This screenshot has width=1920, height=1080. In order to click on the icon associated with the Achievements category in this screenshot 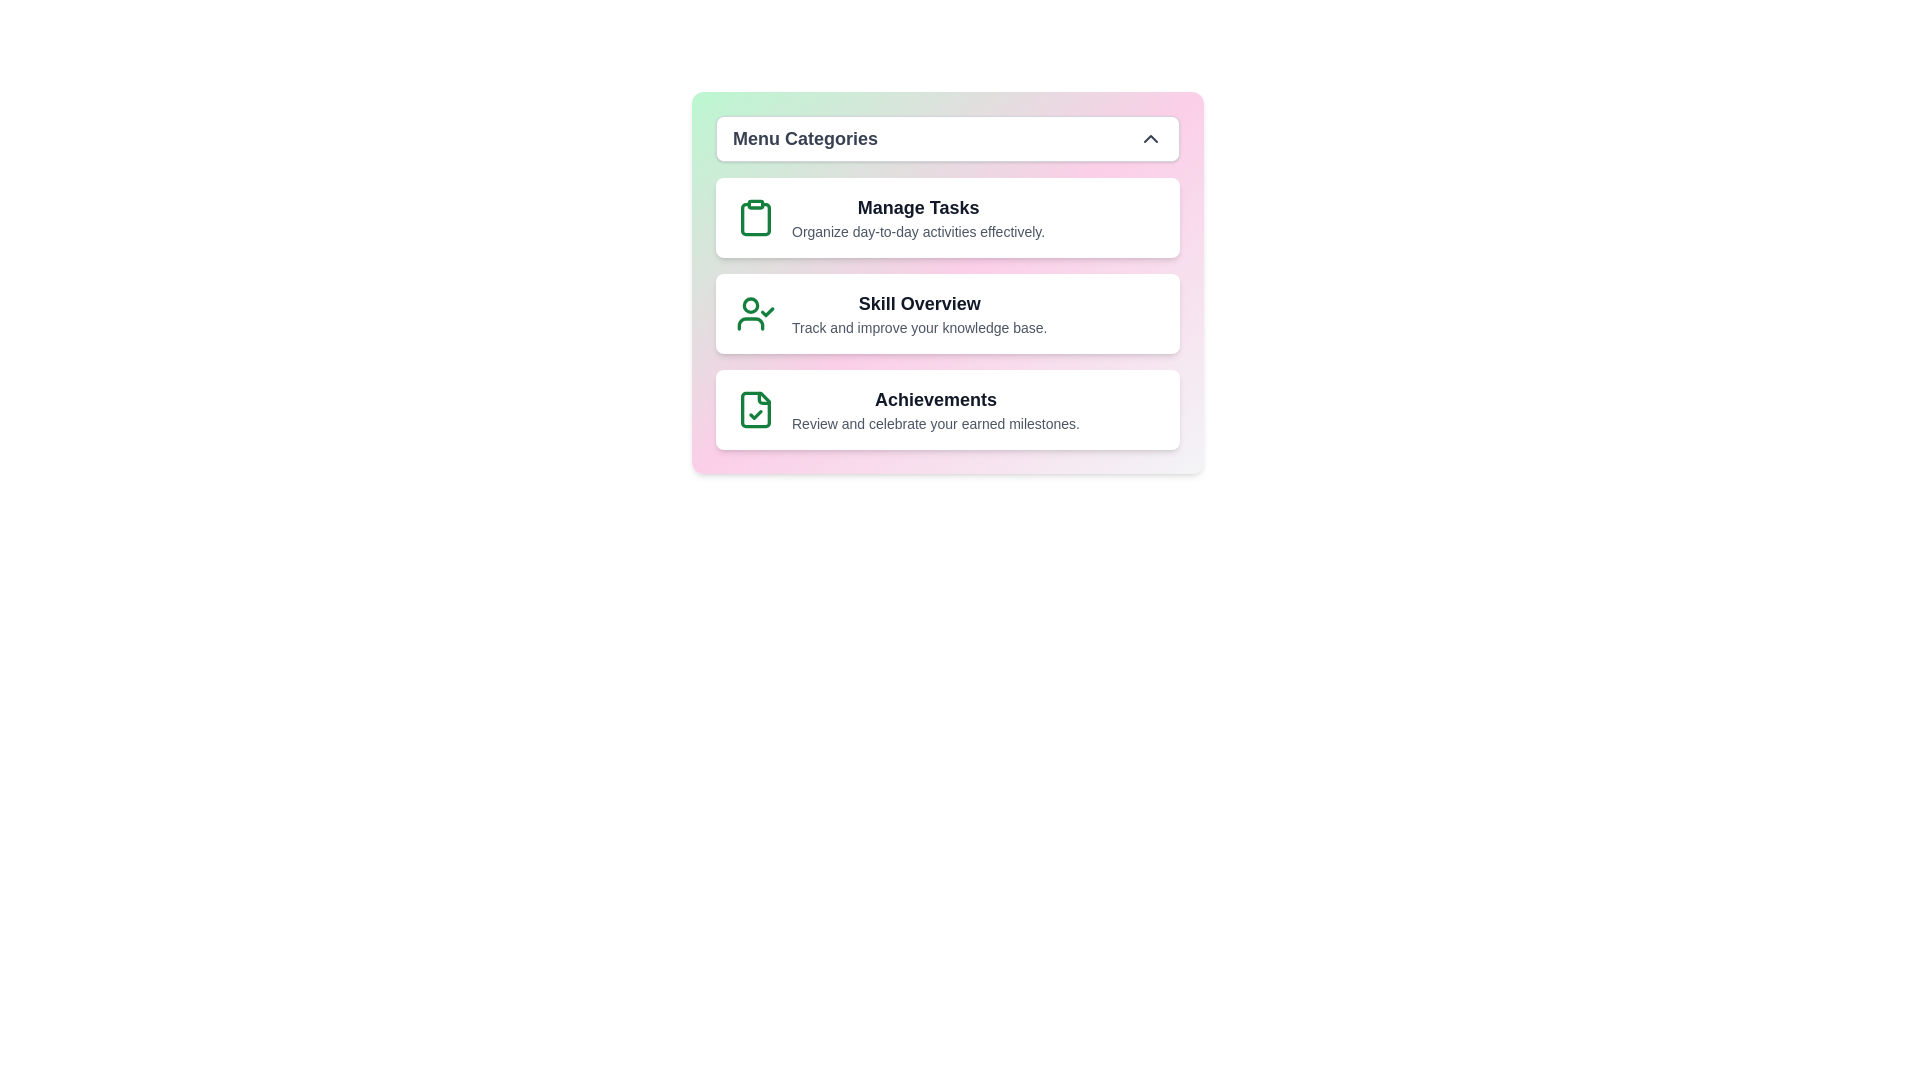, I will do `click(754, 408)`.